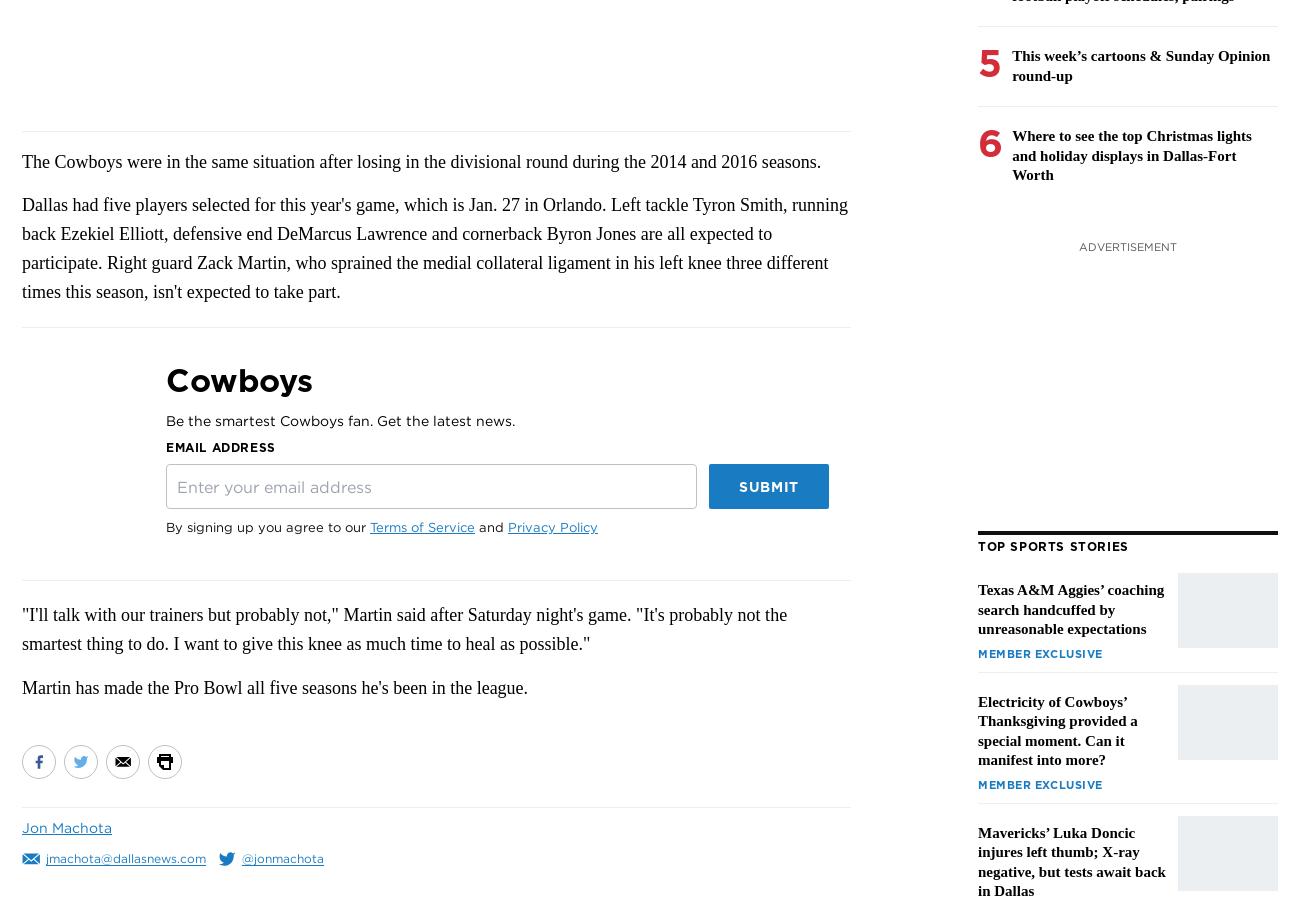 This screenshot has height=899, width=1300. Describe the element at coordinates (283, 858) in the screenshot. I see `'@jonmachota'` at that location.